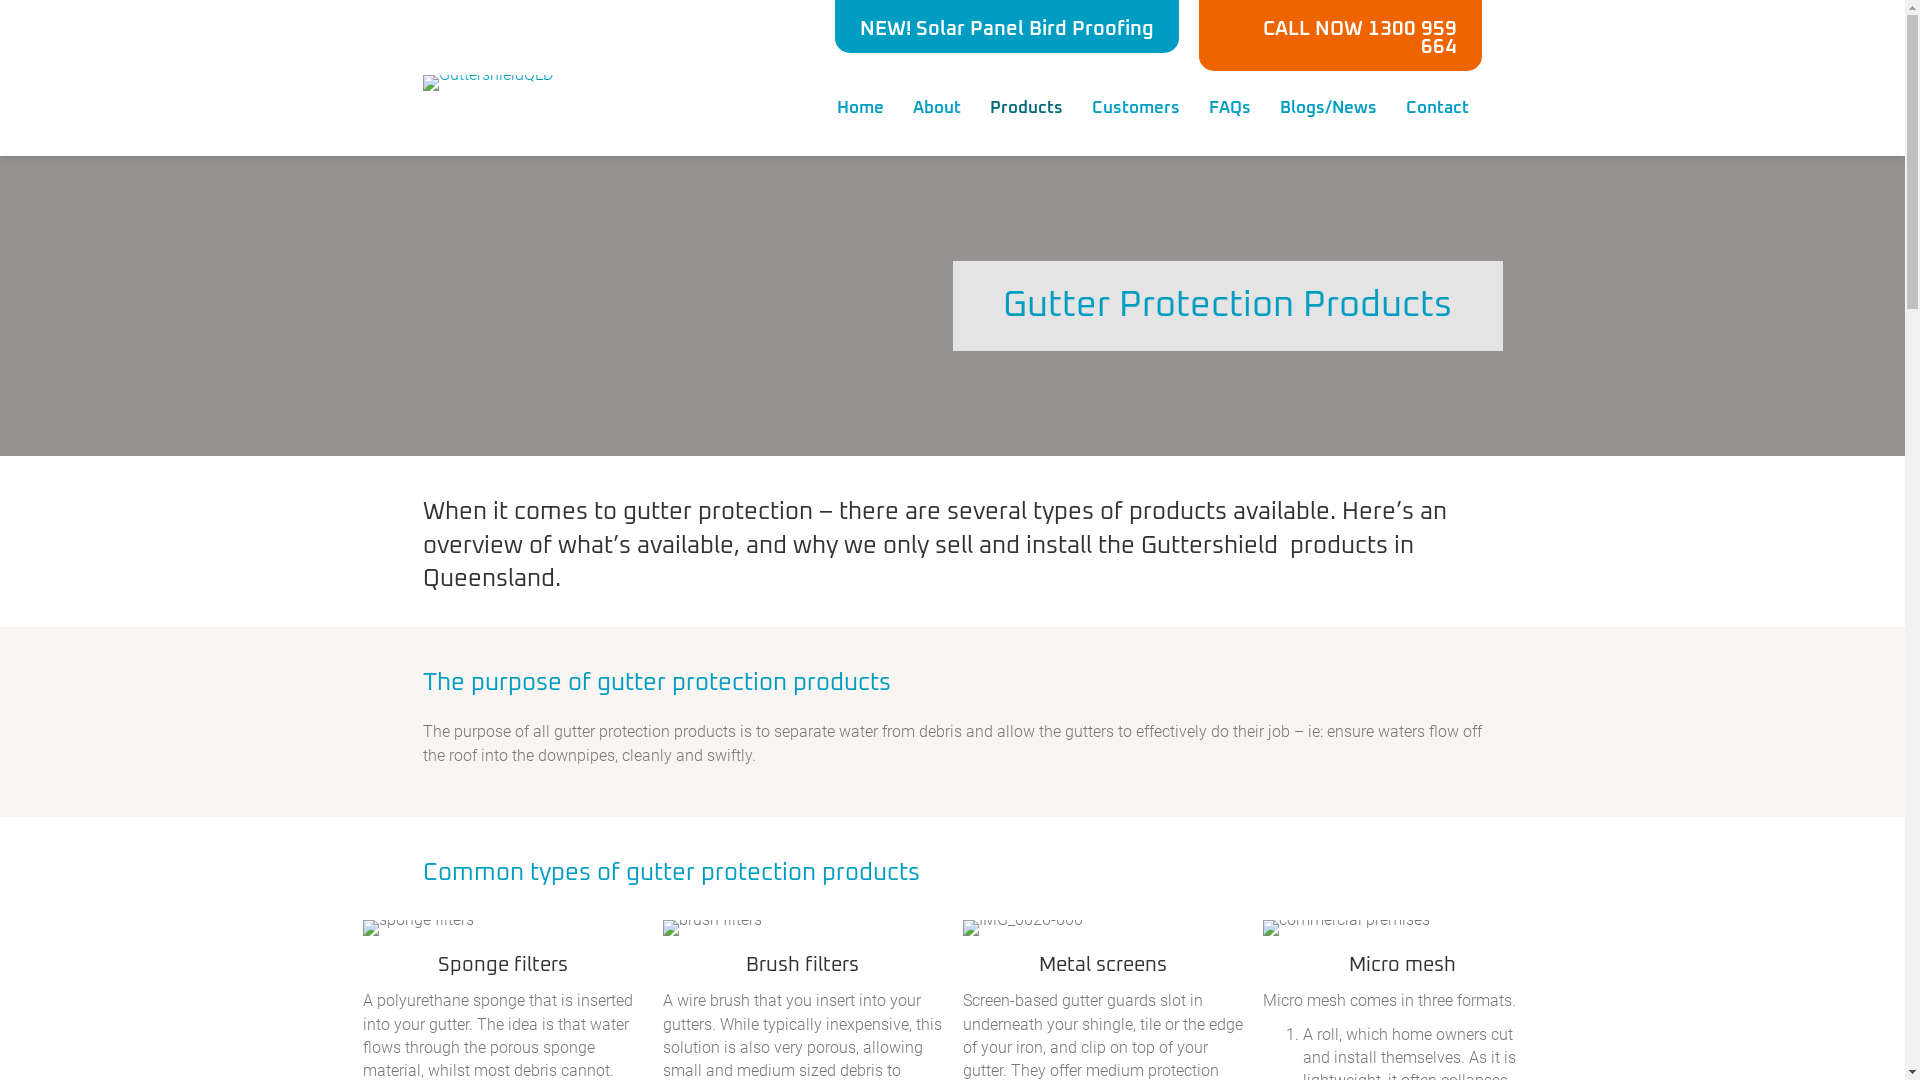 This screenshot has width=1920, height=1080. Describe the element at coordinates (1194, 108) in the screenshot. I see `'FAQs'` at that location.